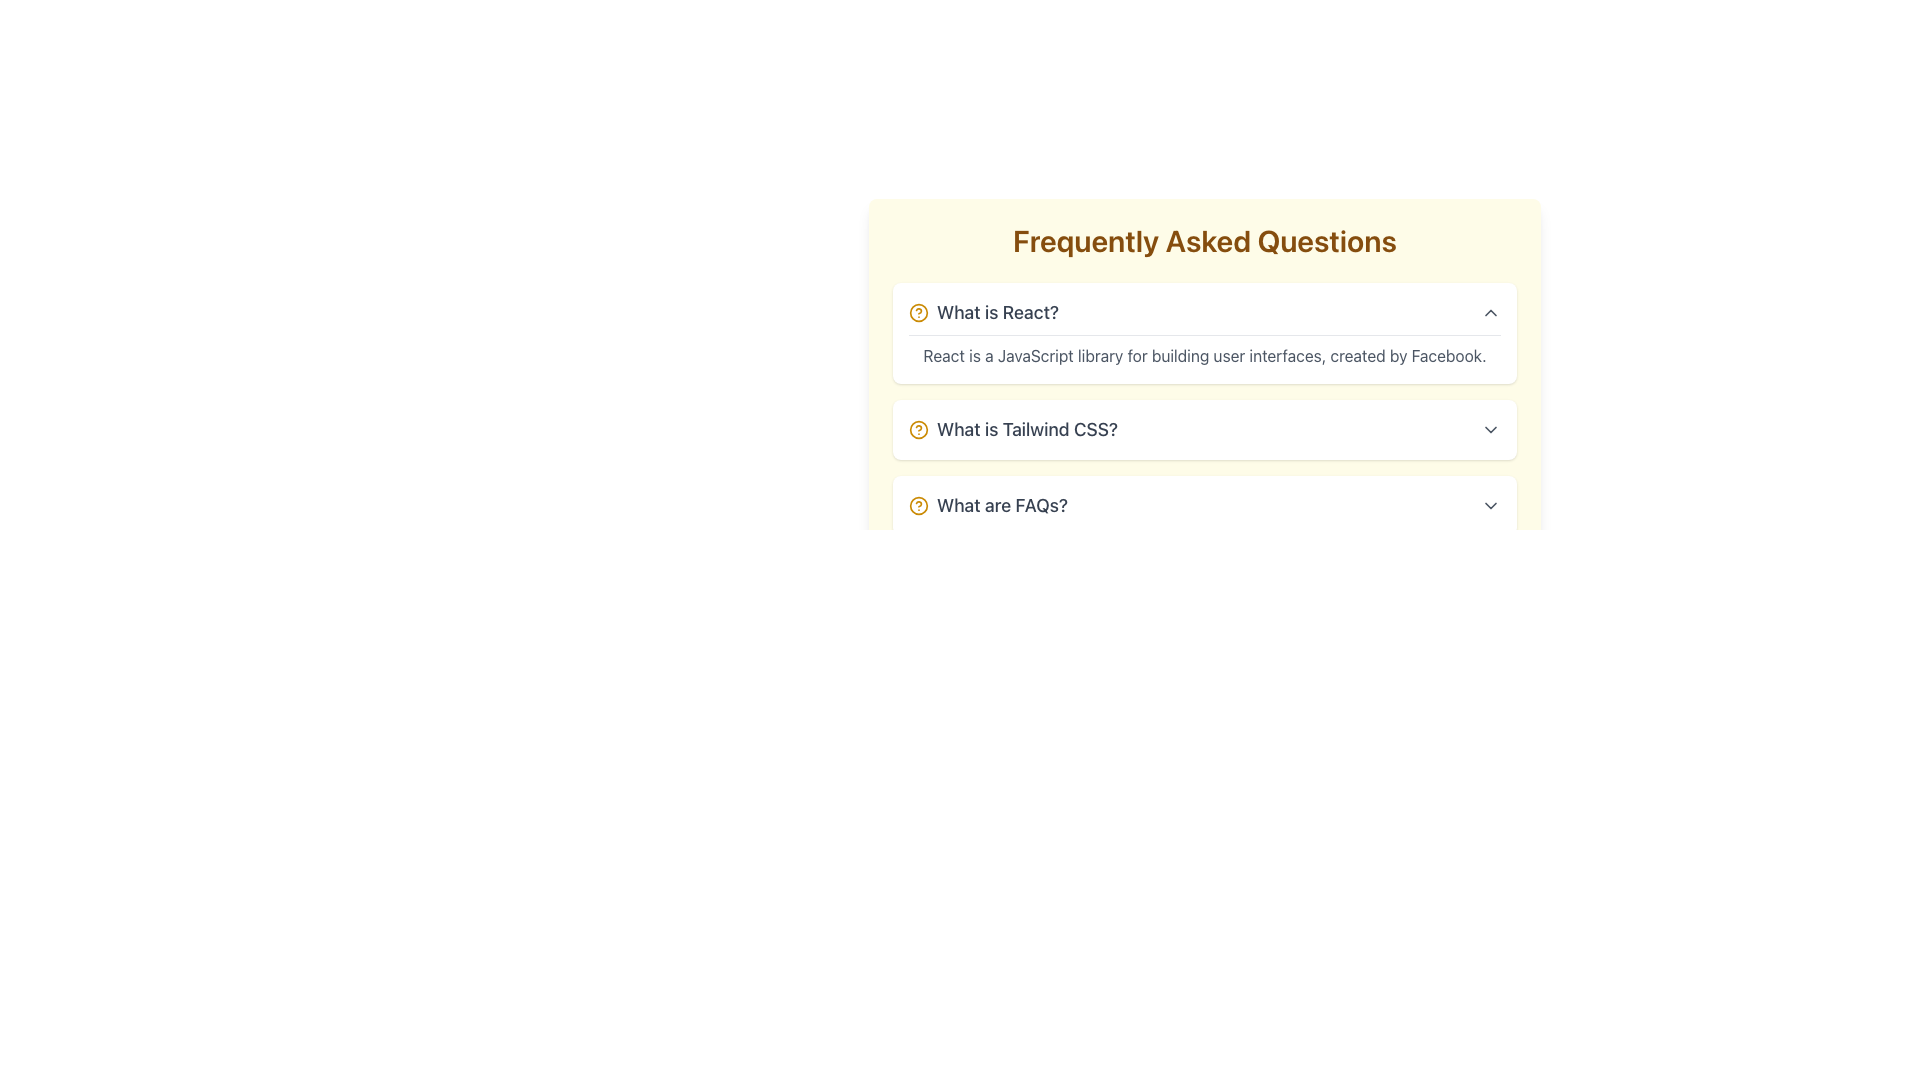  Describe the element at coordinates (917, 504) in the screenshot. I see `the circular icon with a yellow border and a question mark in its center, located to the left of the text 'What are FAQs?' in the Frequently Asked Questions section` at that location.